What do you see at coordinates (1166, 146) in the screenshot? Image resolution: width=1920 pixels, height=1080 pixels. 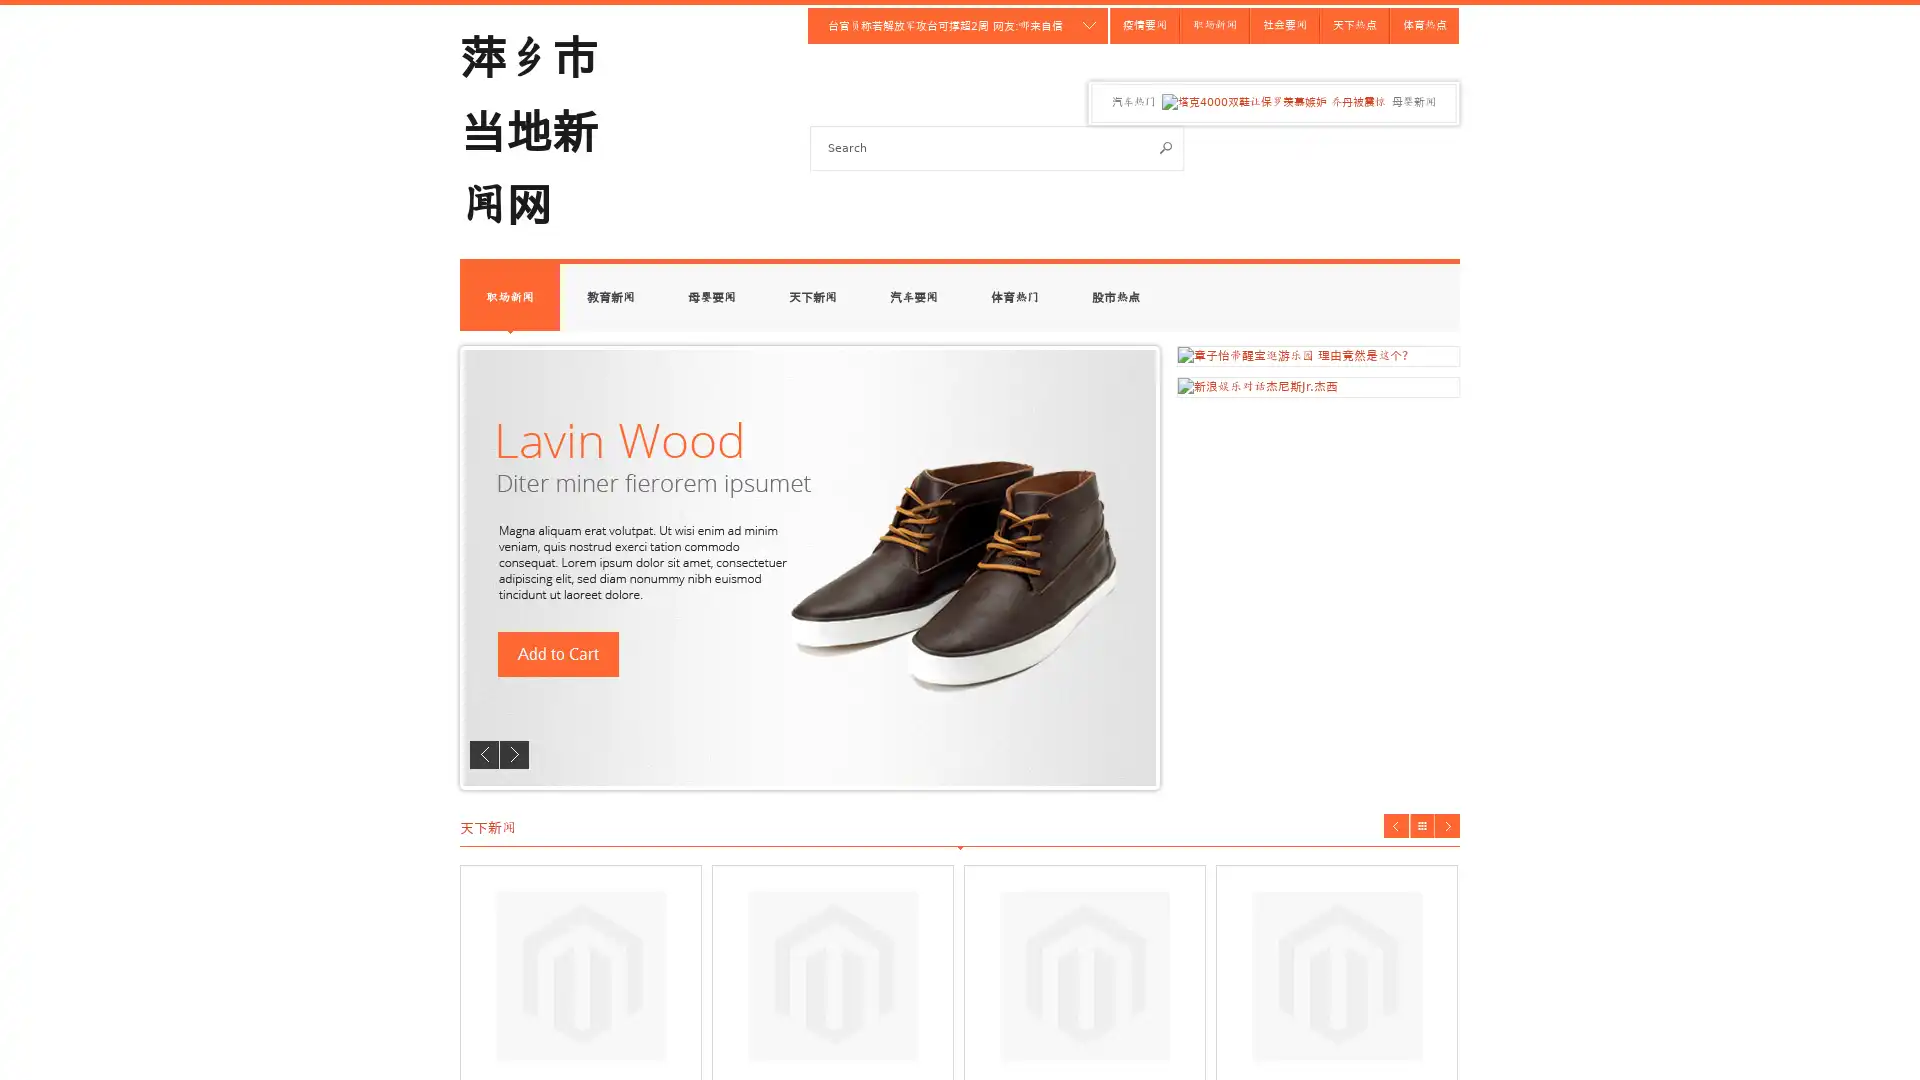 I see `Search` at bounding box center [1166, 146].